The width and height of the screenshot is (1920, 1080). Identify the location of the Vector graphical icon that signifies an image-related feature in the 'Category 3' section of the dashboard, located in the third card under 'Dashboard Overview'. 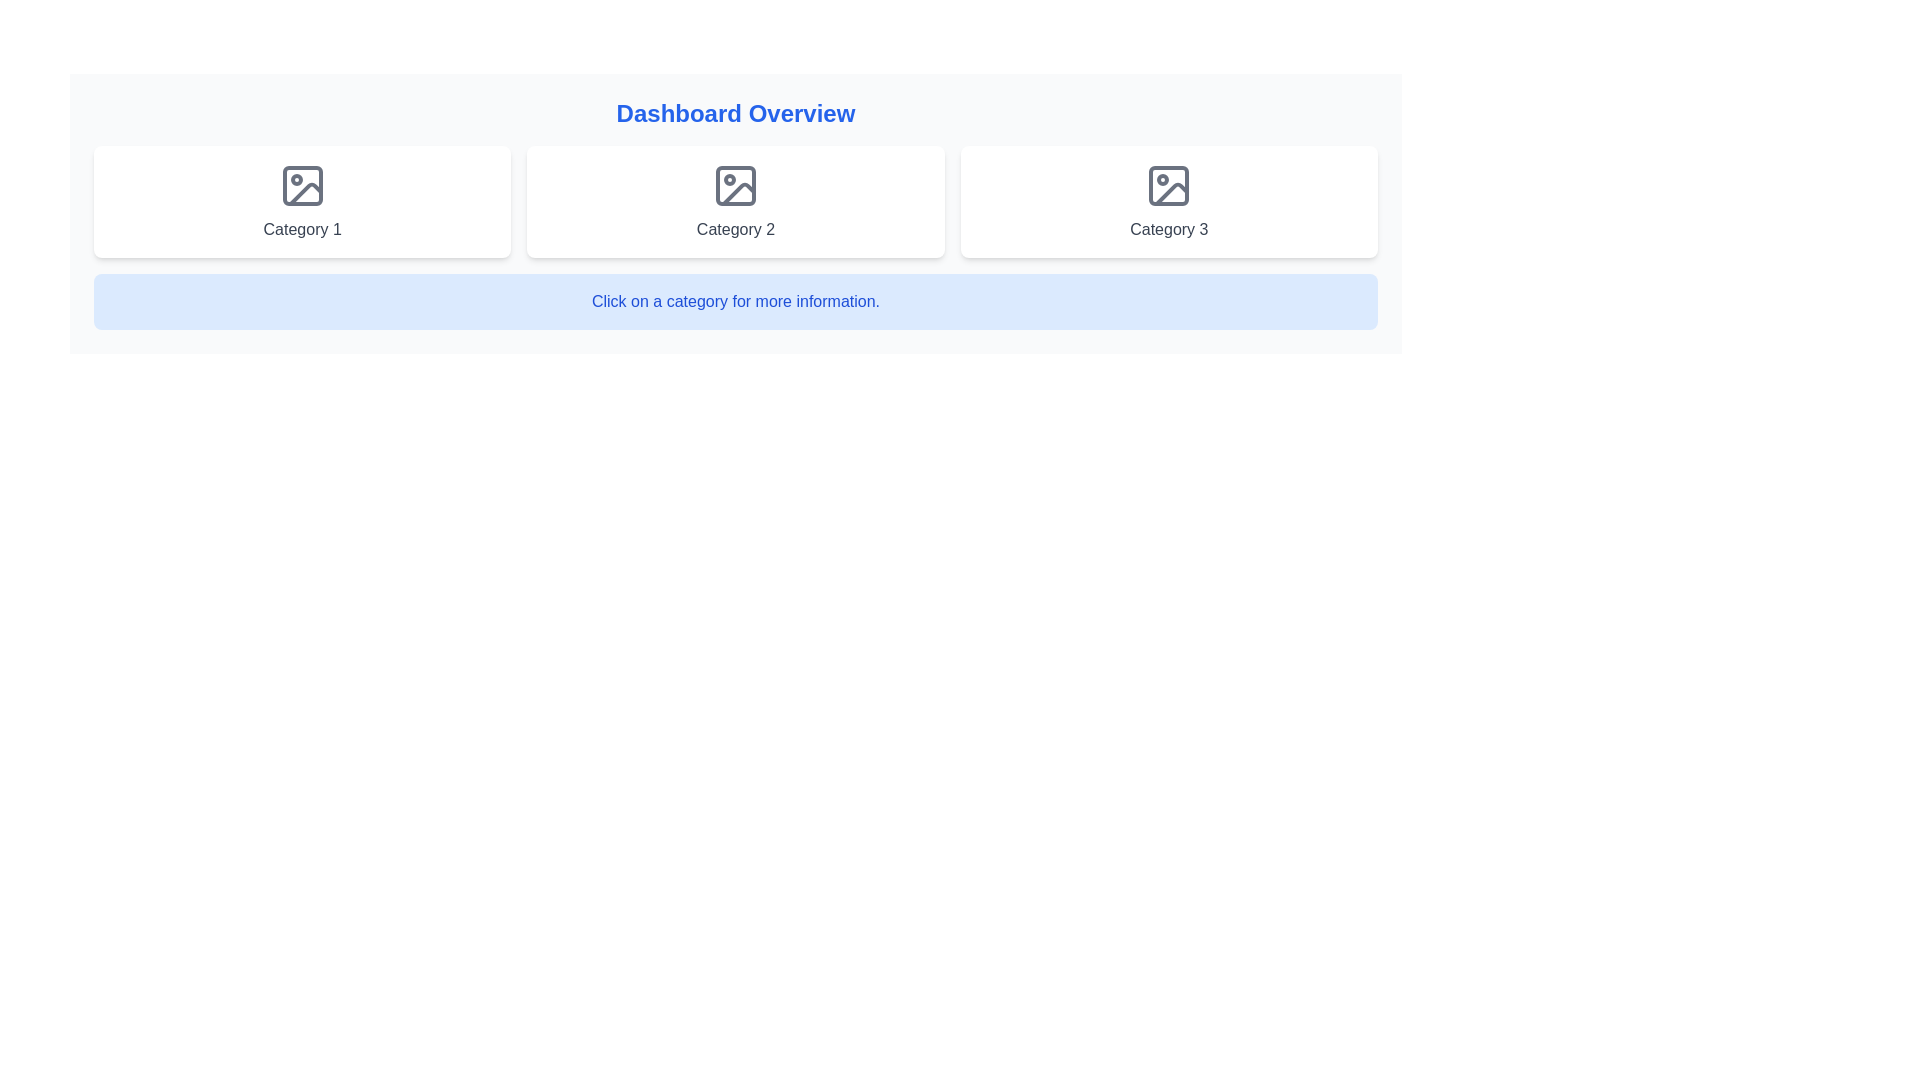
(1172, 194).